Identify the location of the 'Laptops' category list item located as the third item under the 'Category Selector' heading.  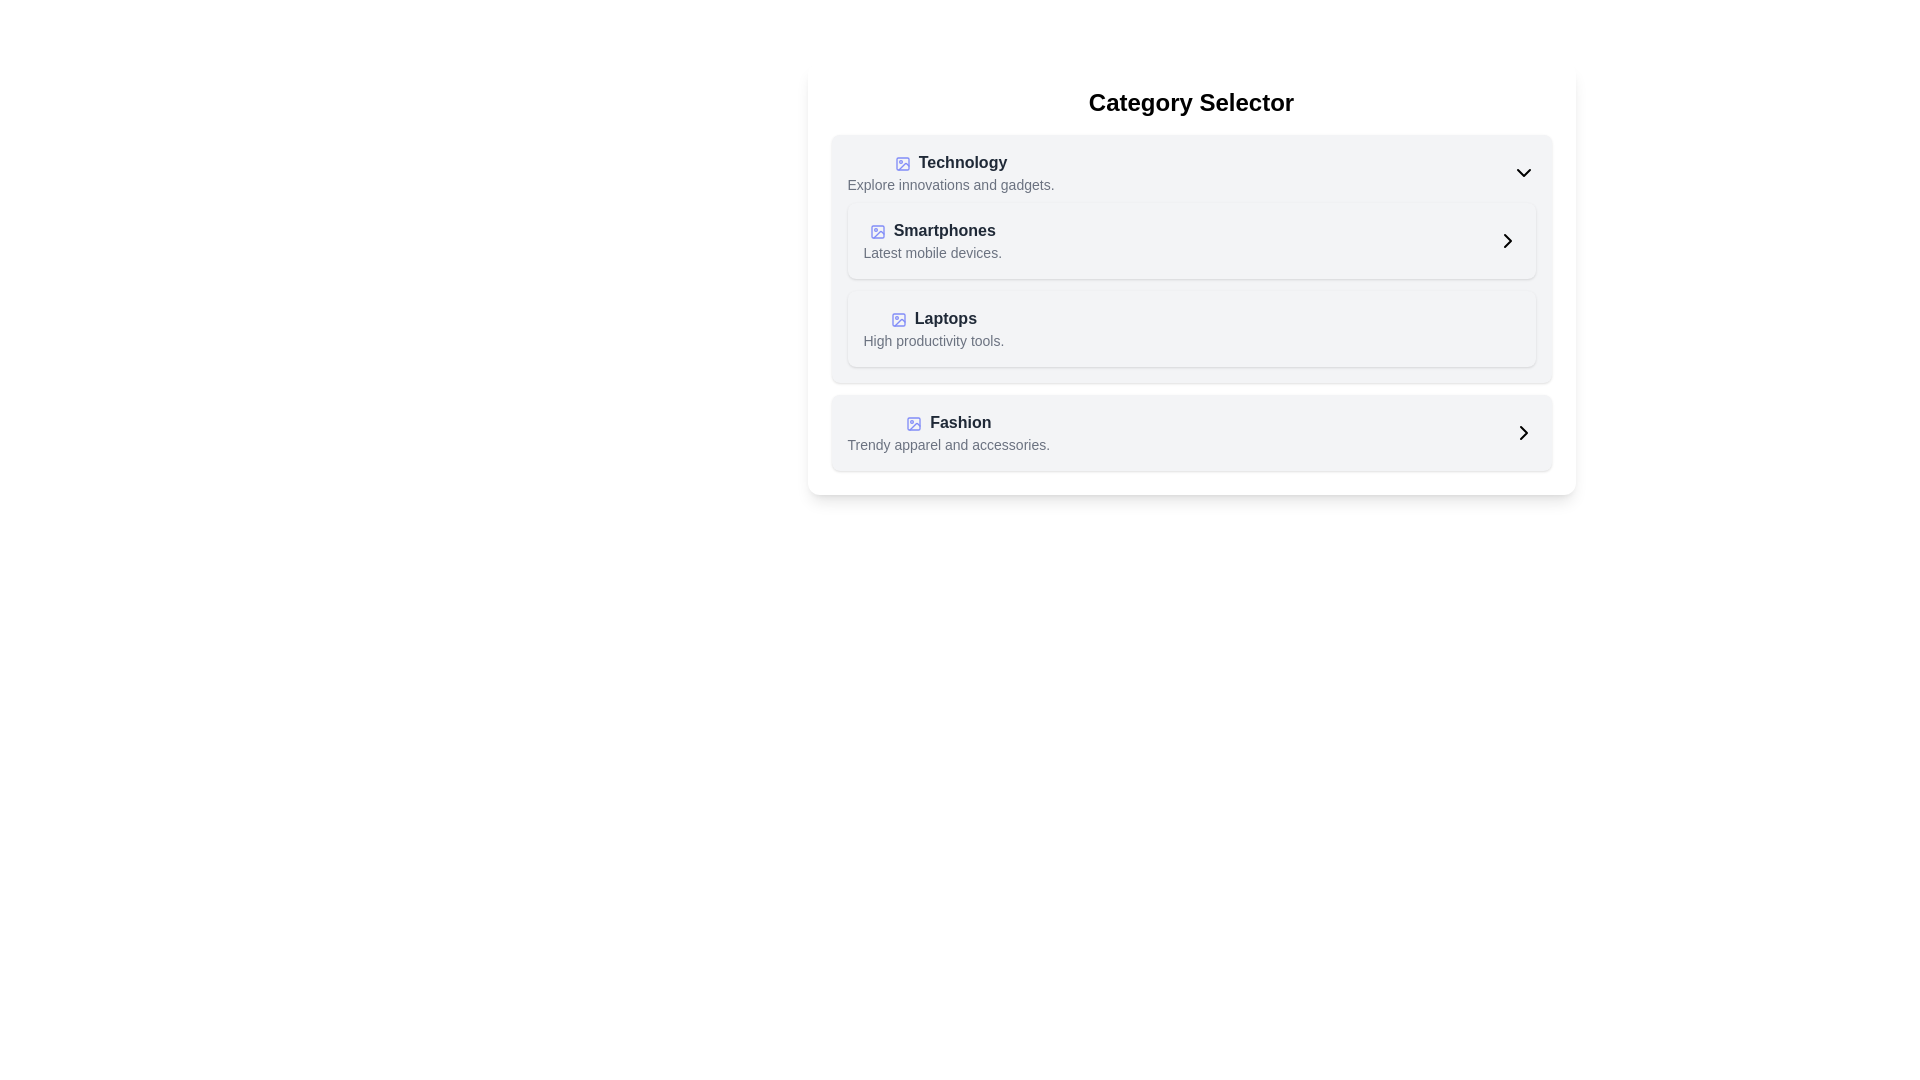
(932, 327).